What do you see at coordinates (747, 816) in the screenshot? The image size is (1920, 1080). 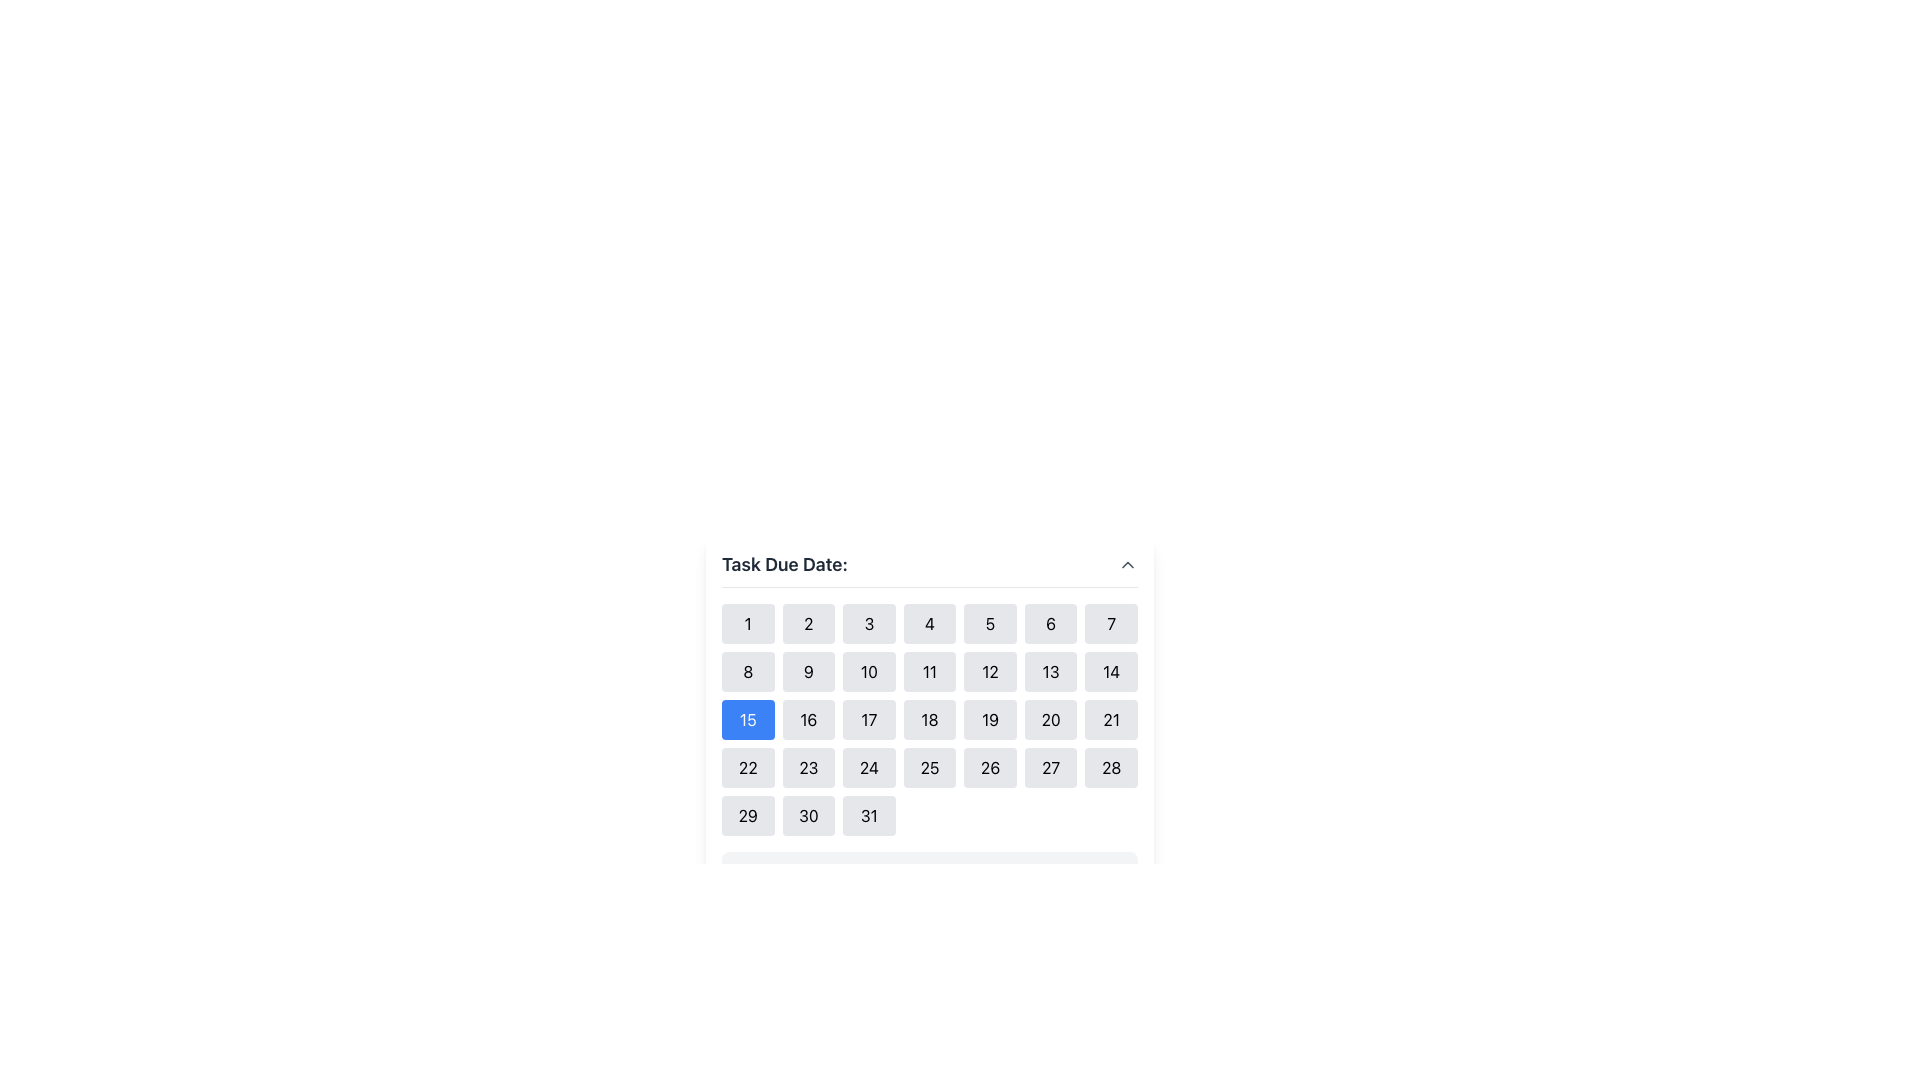 I see `the calendar button representing the 29th day under the 'Task Due Date' label to change its background color` at bounding box center [747, 816].